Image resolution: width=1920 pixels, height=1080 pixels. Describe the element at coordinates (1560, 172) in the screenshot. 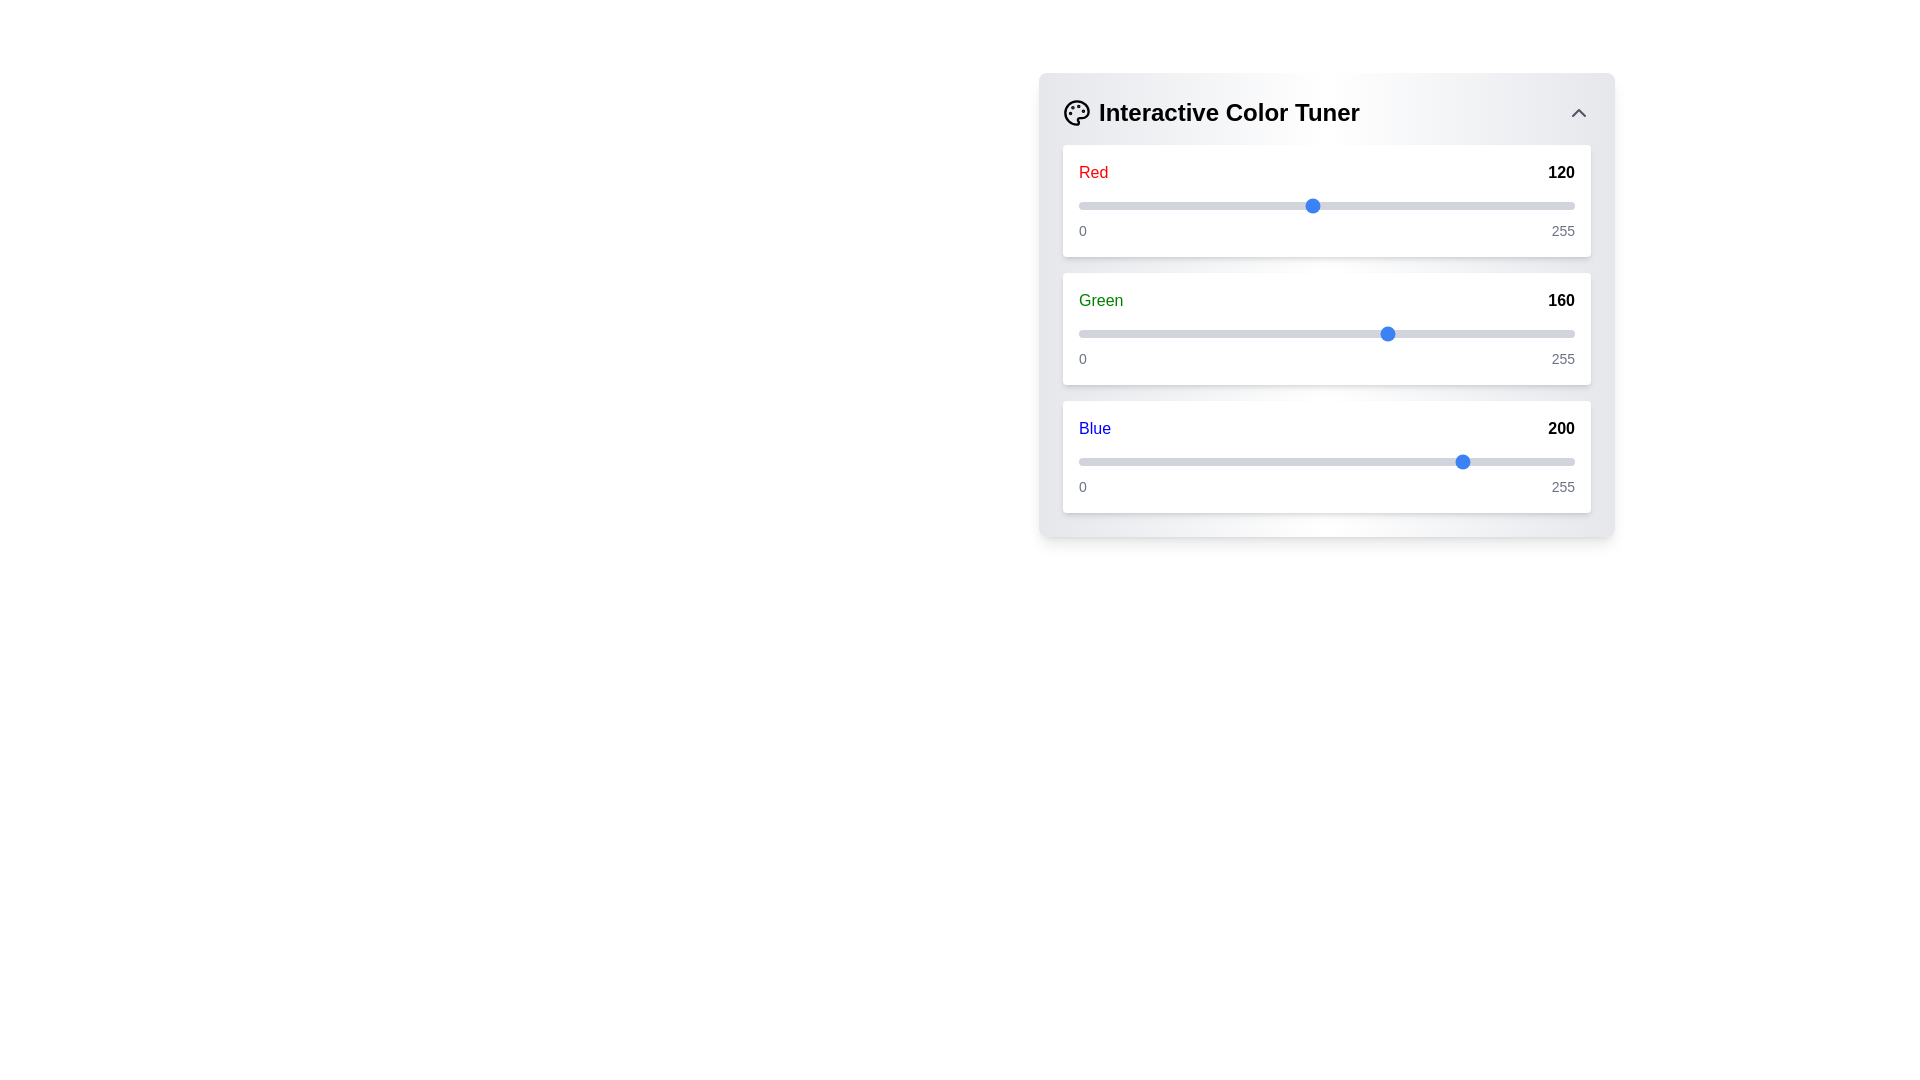

I see `the text label displaying the number '120', which is positioned adjacent to the 'Red' slider, representing the current value for color adjustment` at that location.